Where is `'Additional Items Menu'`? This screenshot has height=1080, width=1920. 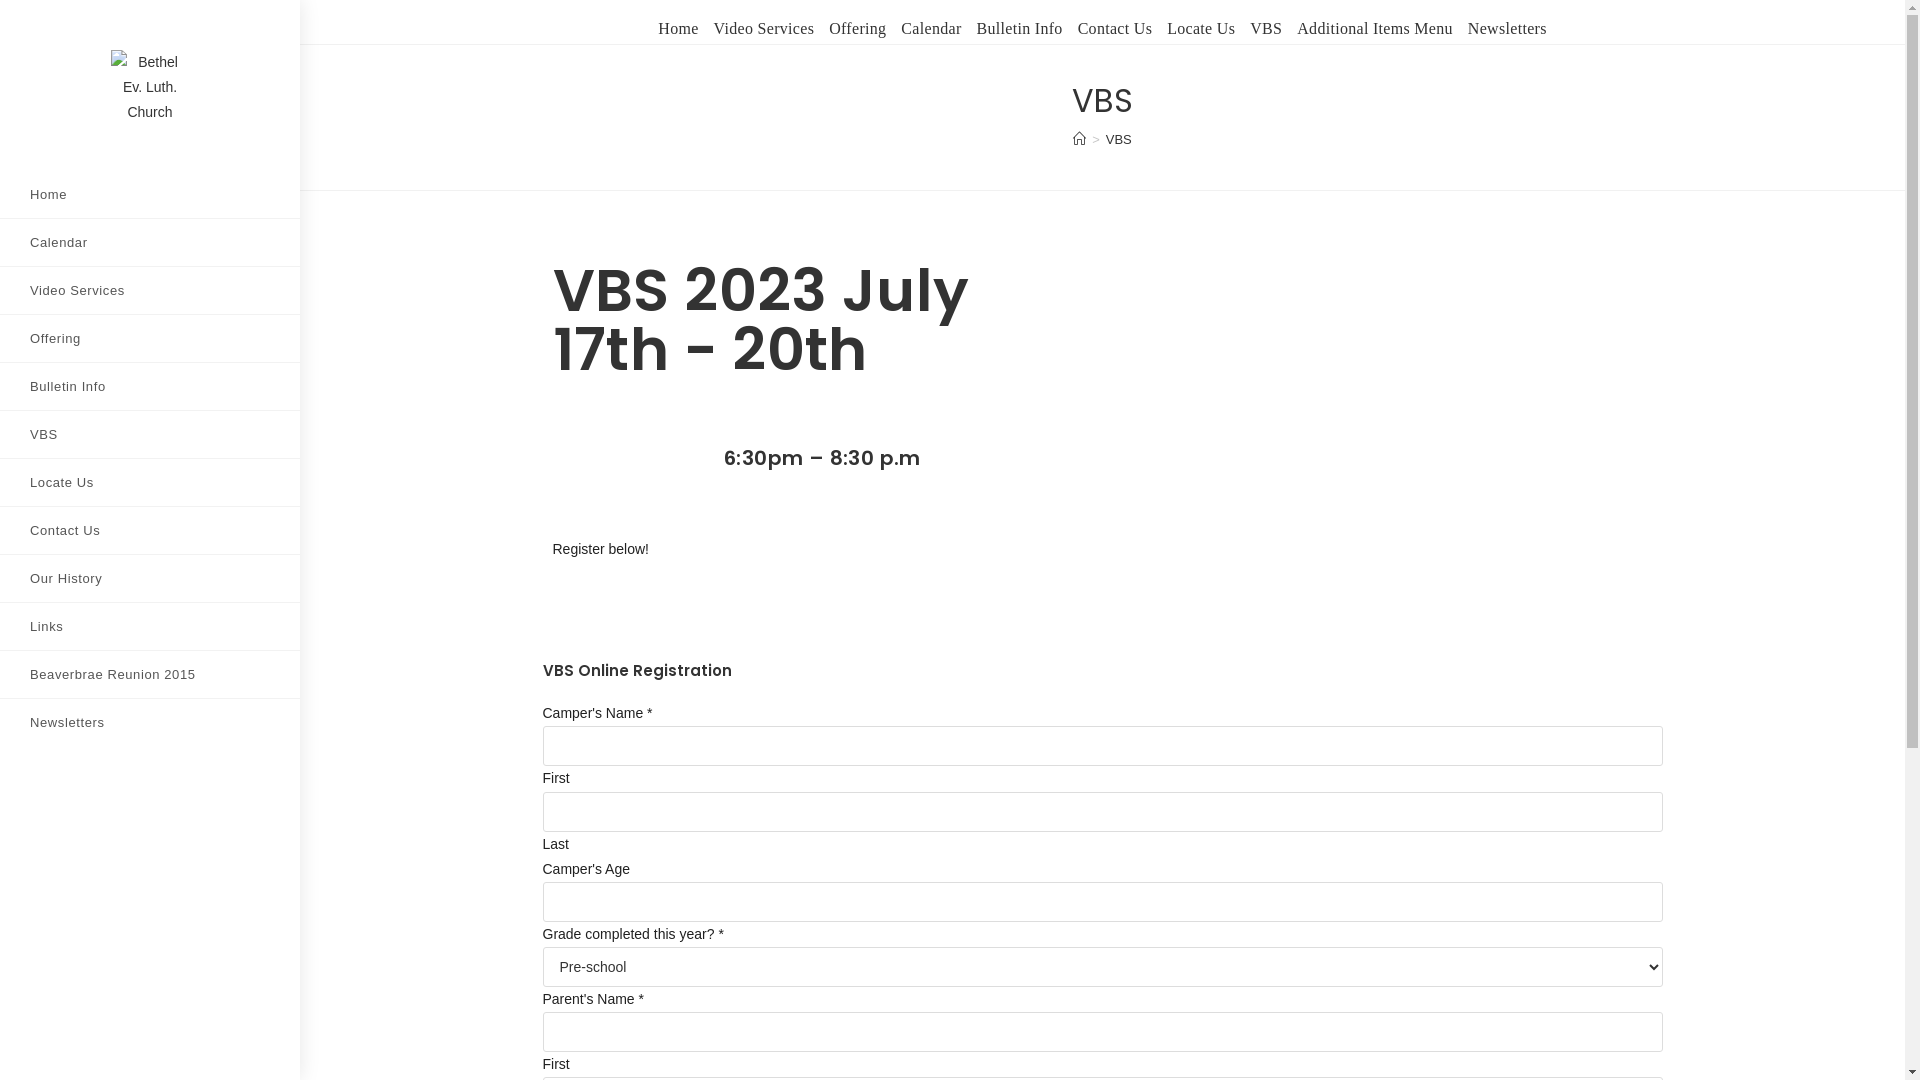
'Additional Items Menu' is located at coordinates (1373, 29).